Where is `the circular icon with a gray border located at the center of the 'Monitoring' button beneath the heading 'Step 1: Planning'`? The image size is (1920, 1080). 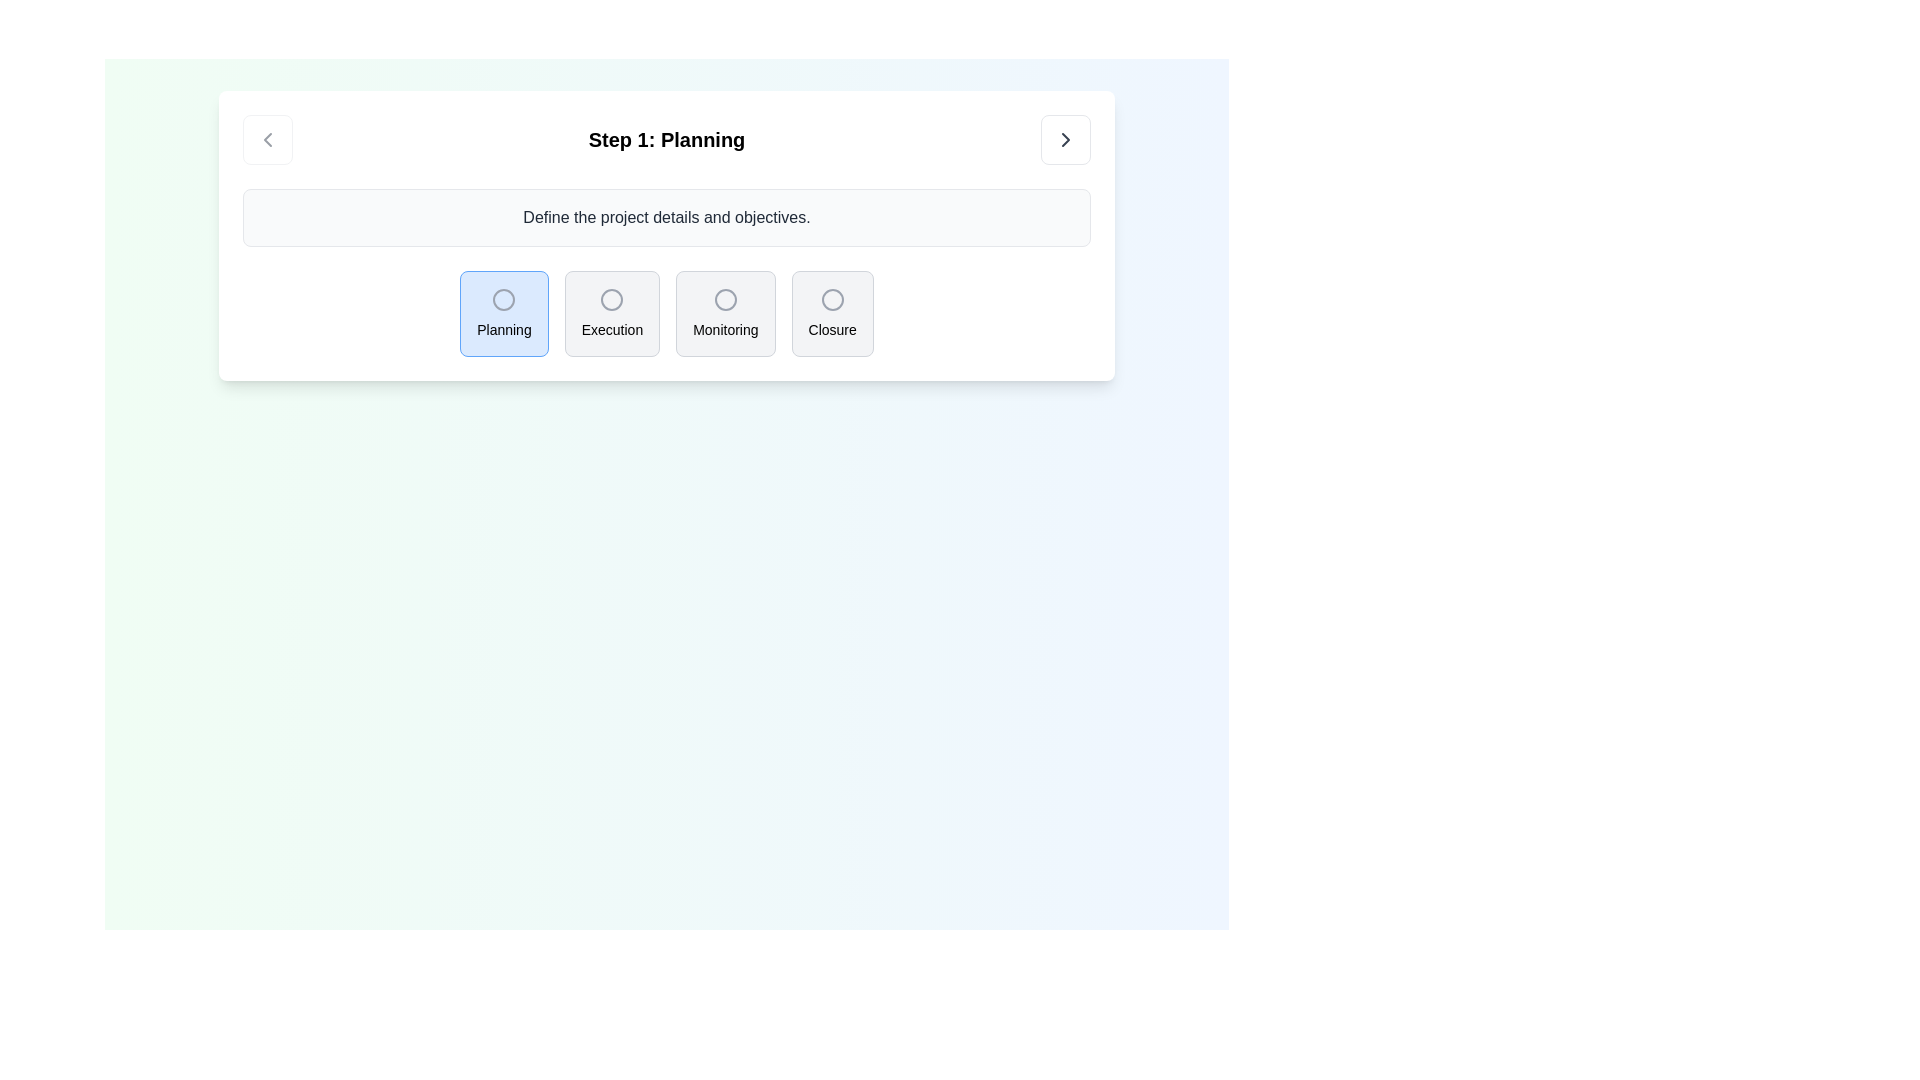 the circular icon with a gray border located at the center of the 'Monitoring' button beneath the heading 'Step 1: Planning' is located at coordinates (724, 300).